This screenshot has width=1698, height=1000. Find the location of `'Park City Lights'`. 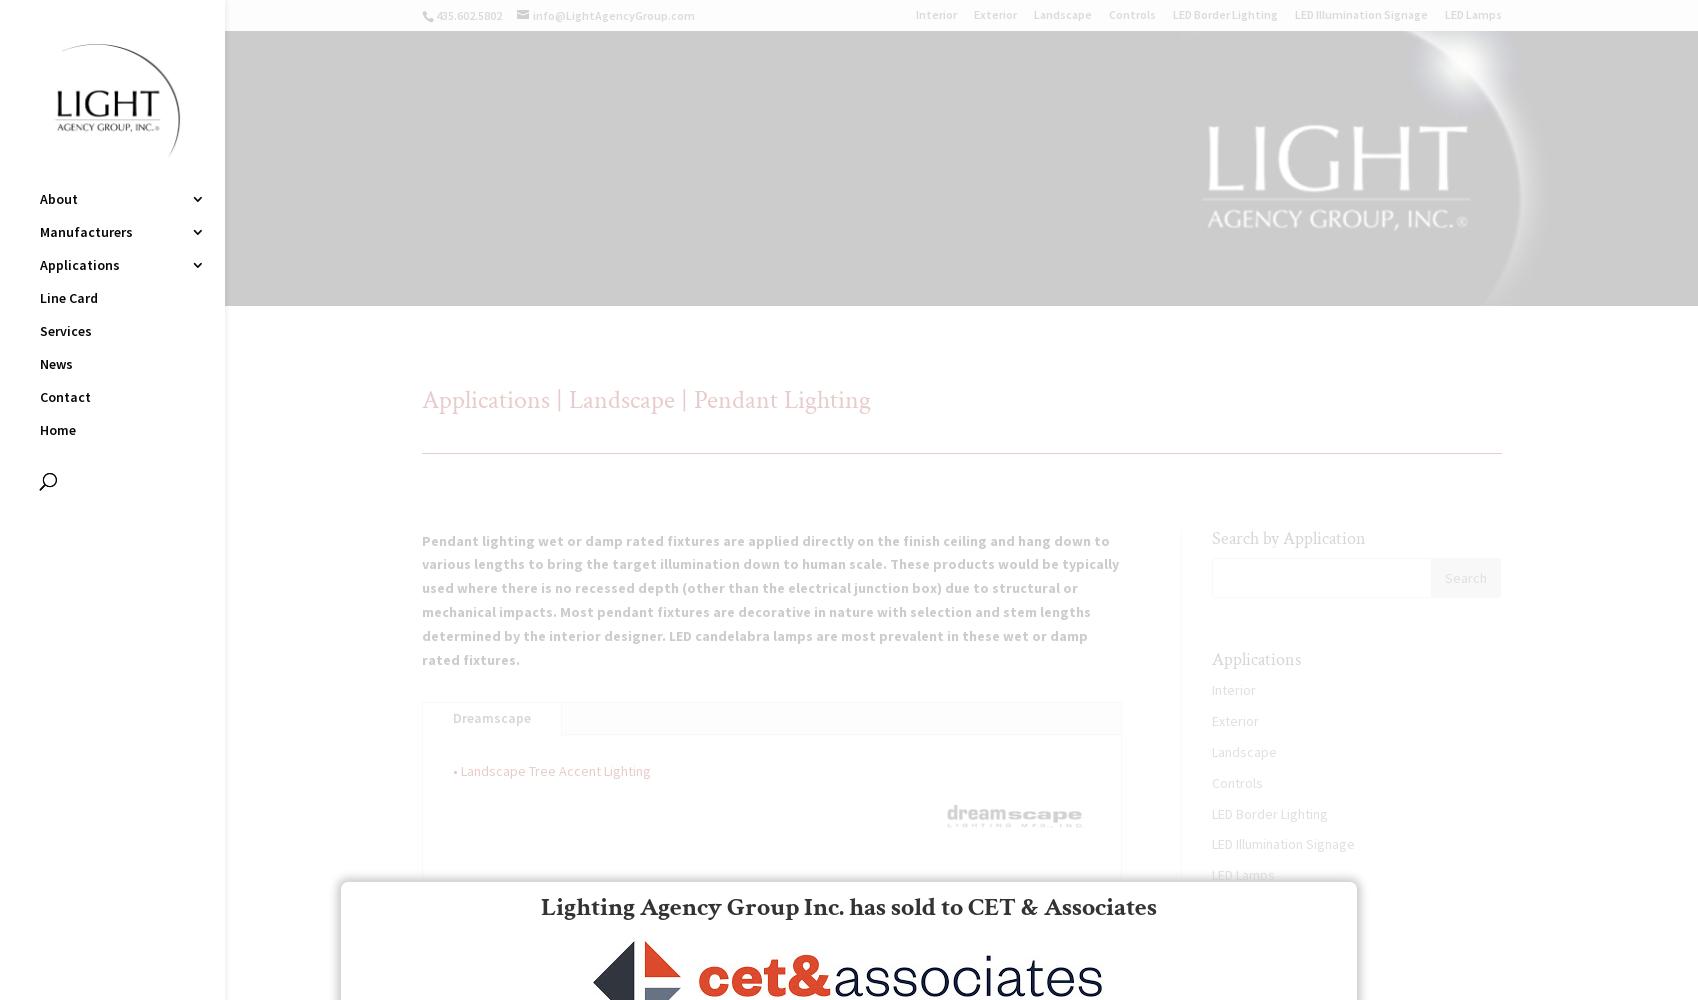

'Park City Lights' is located at coordinates (316, 512).